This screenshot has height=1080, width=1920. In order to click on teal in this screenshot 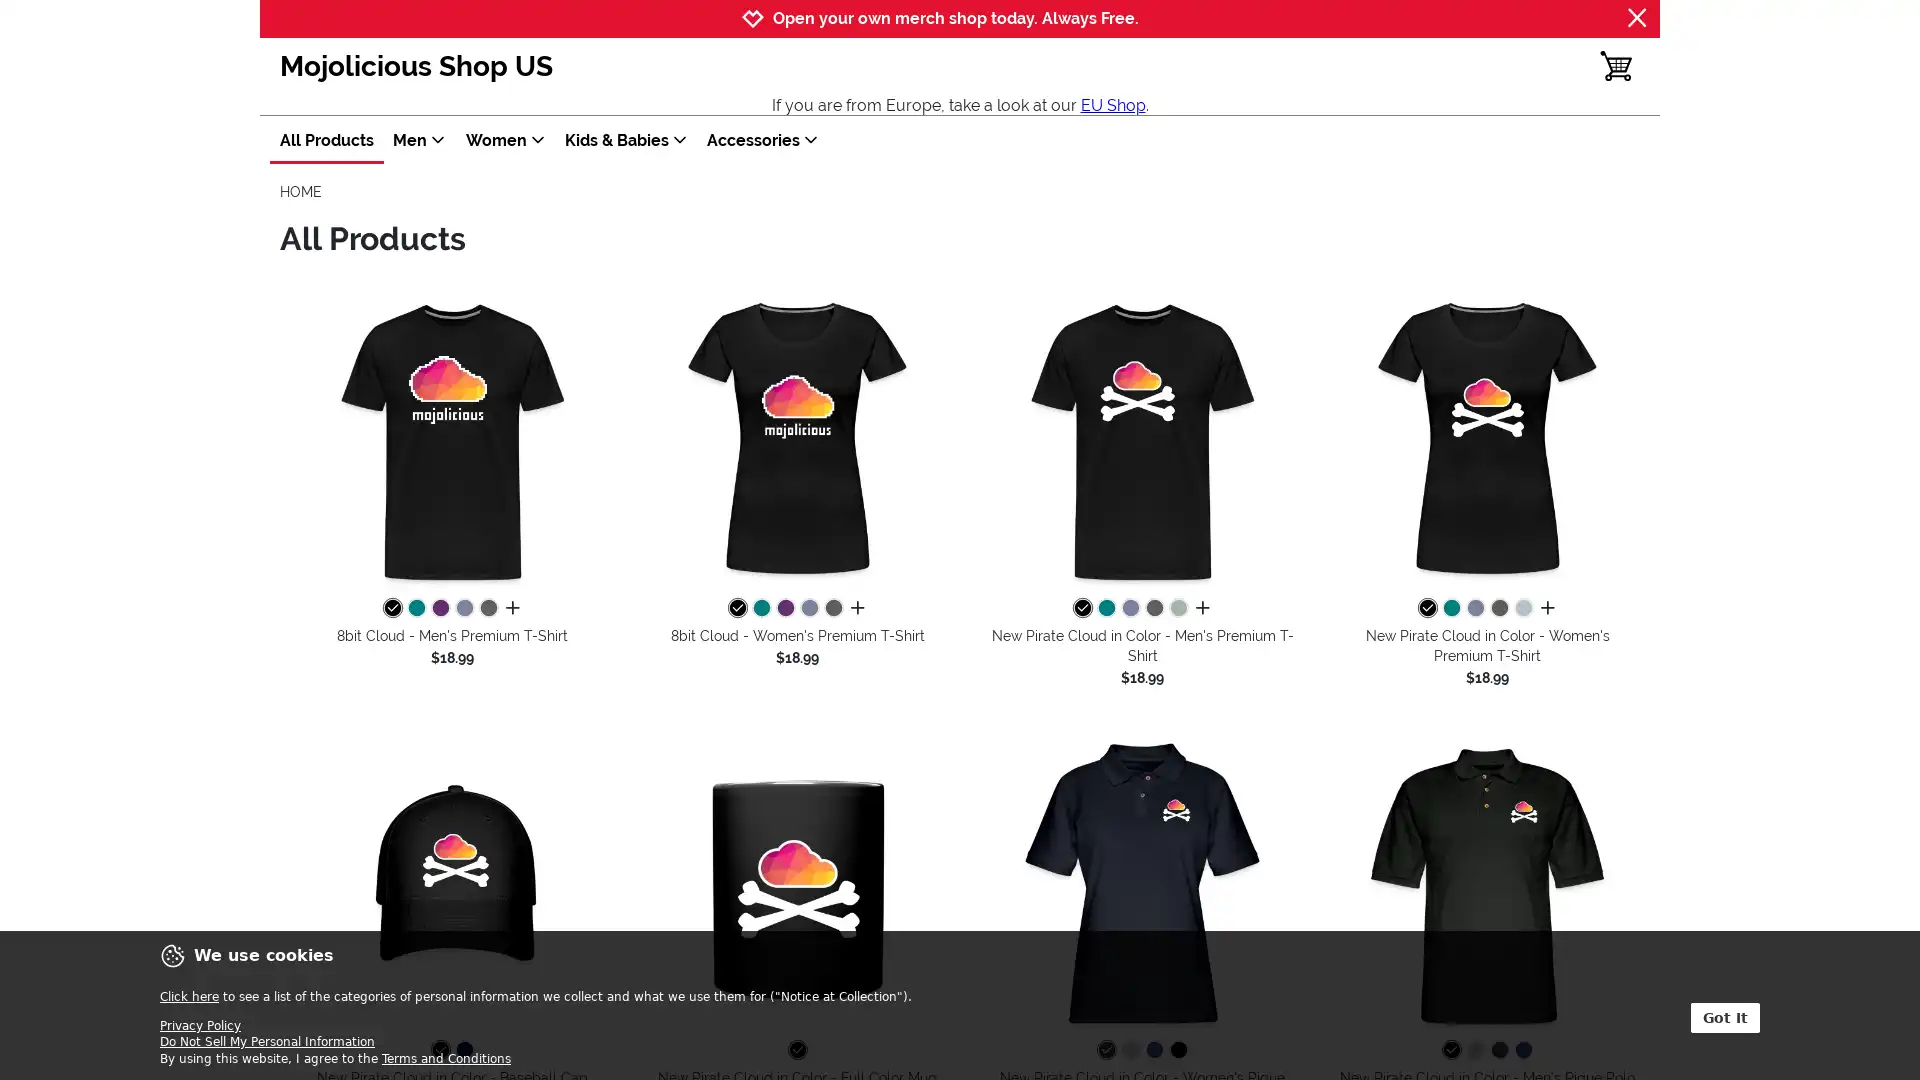, I will do `click(415, 608)`.